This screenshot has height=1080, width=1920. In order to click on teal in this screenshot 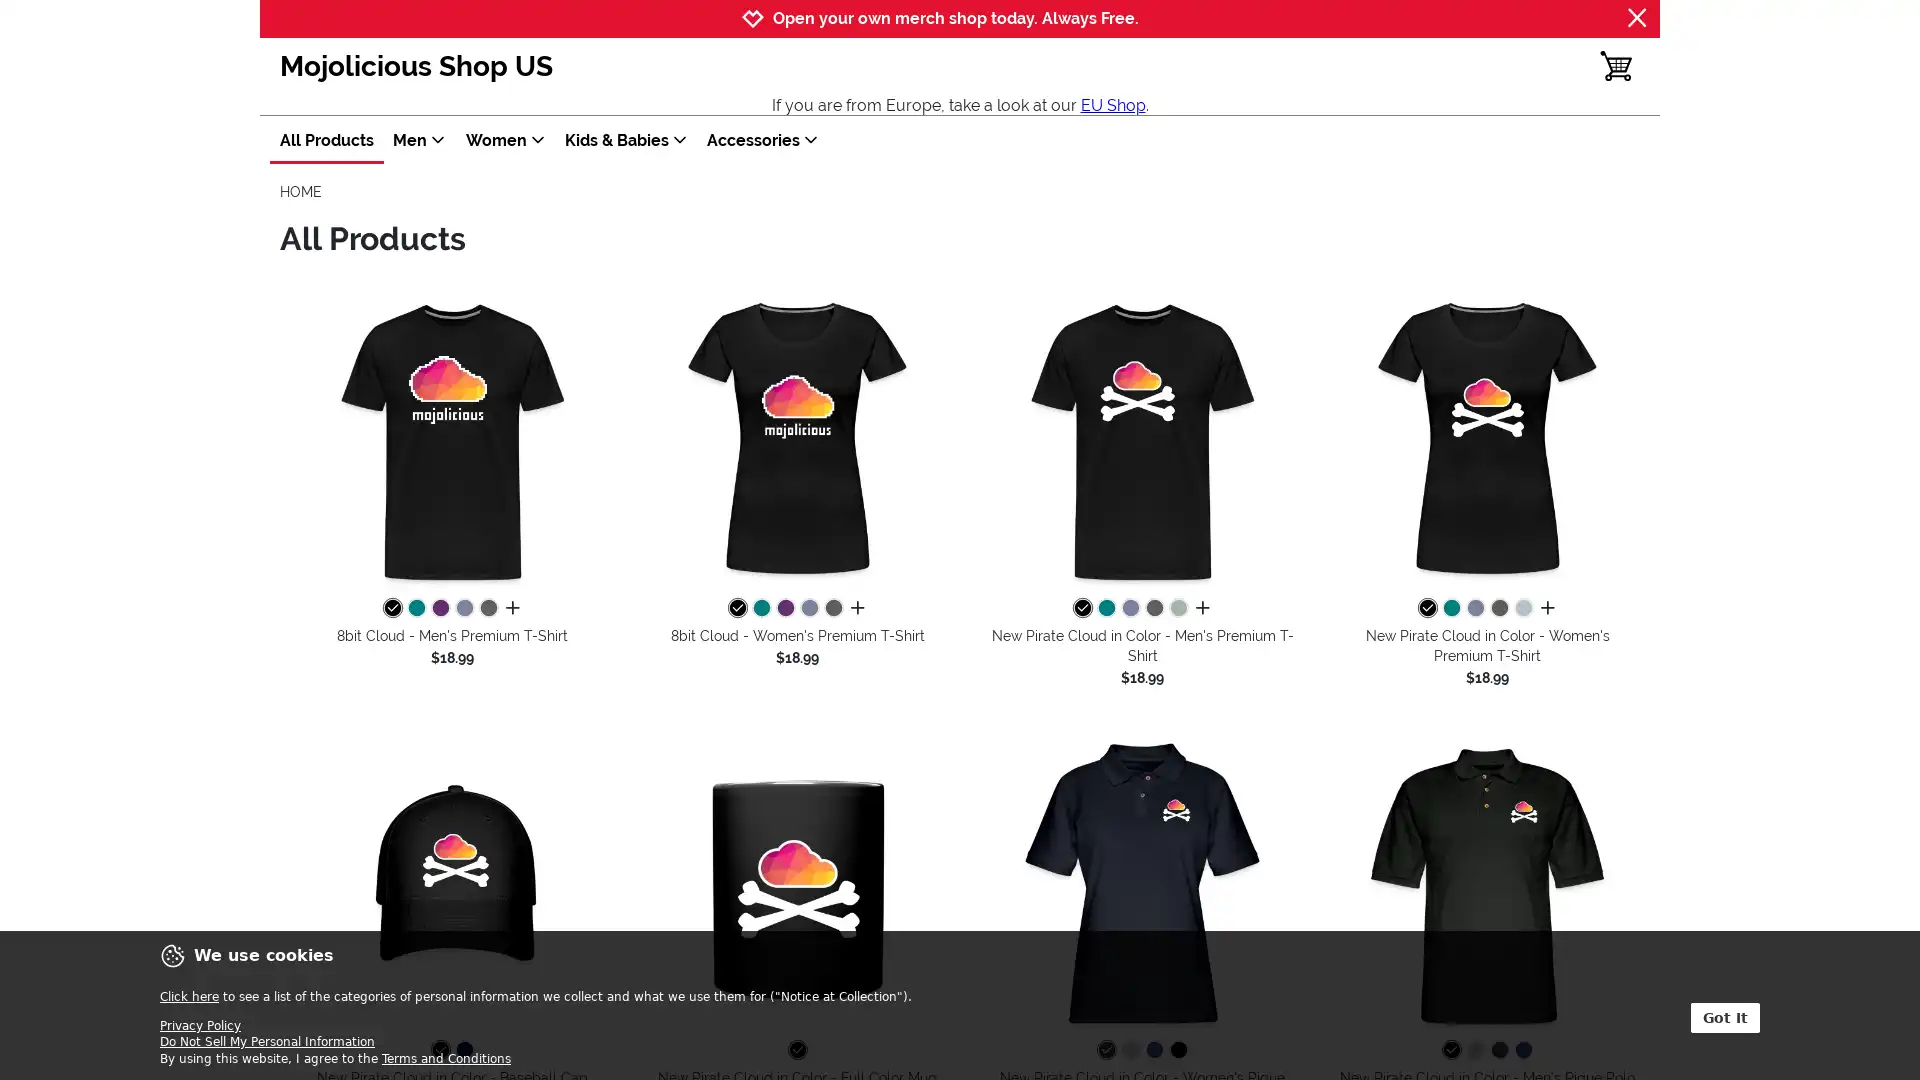, I will do `click(415, 608)`.